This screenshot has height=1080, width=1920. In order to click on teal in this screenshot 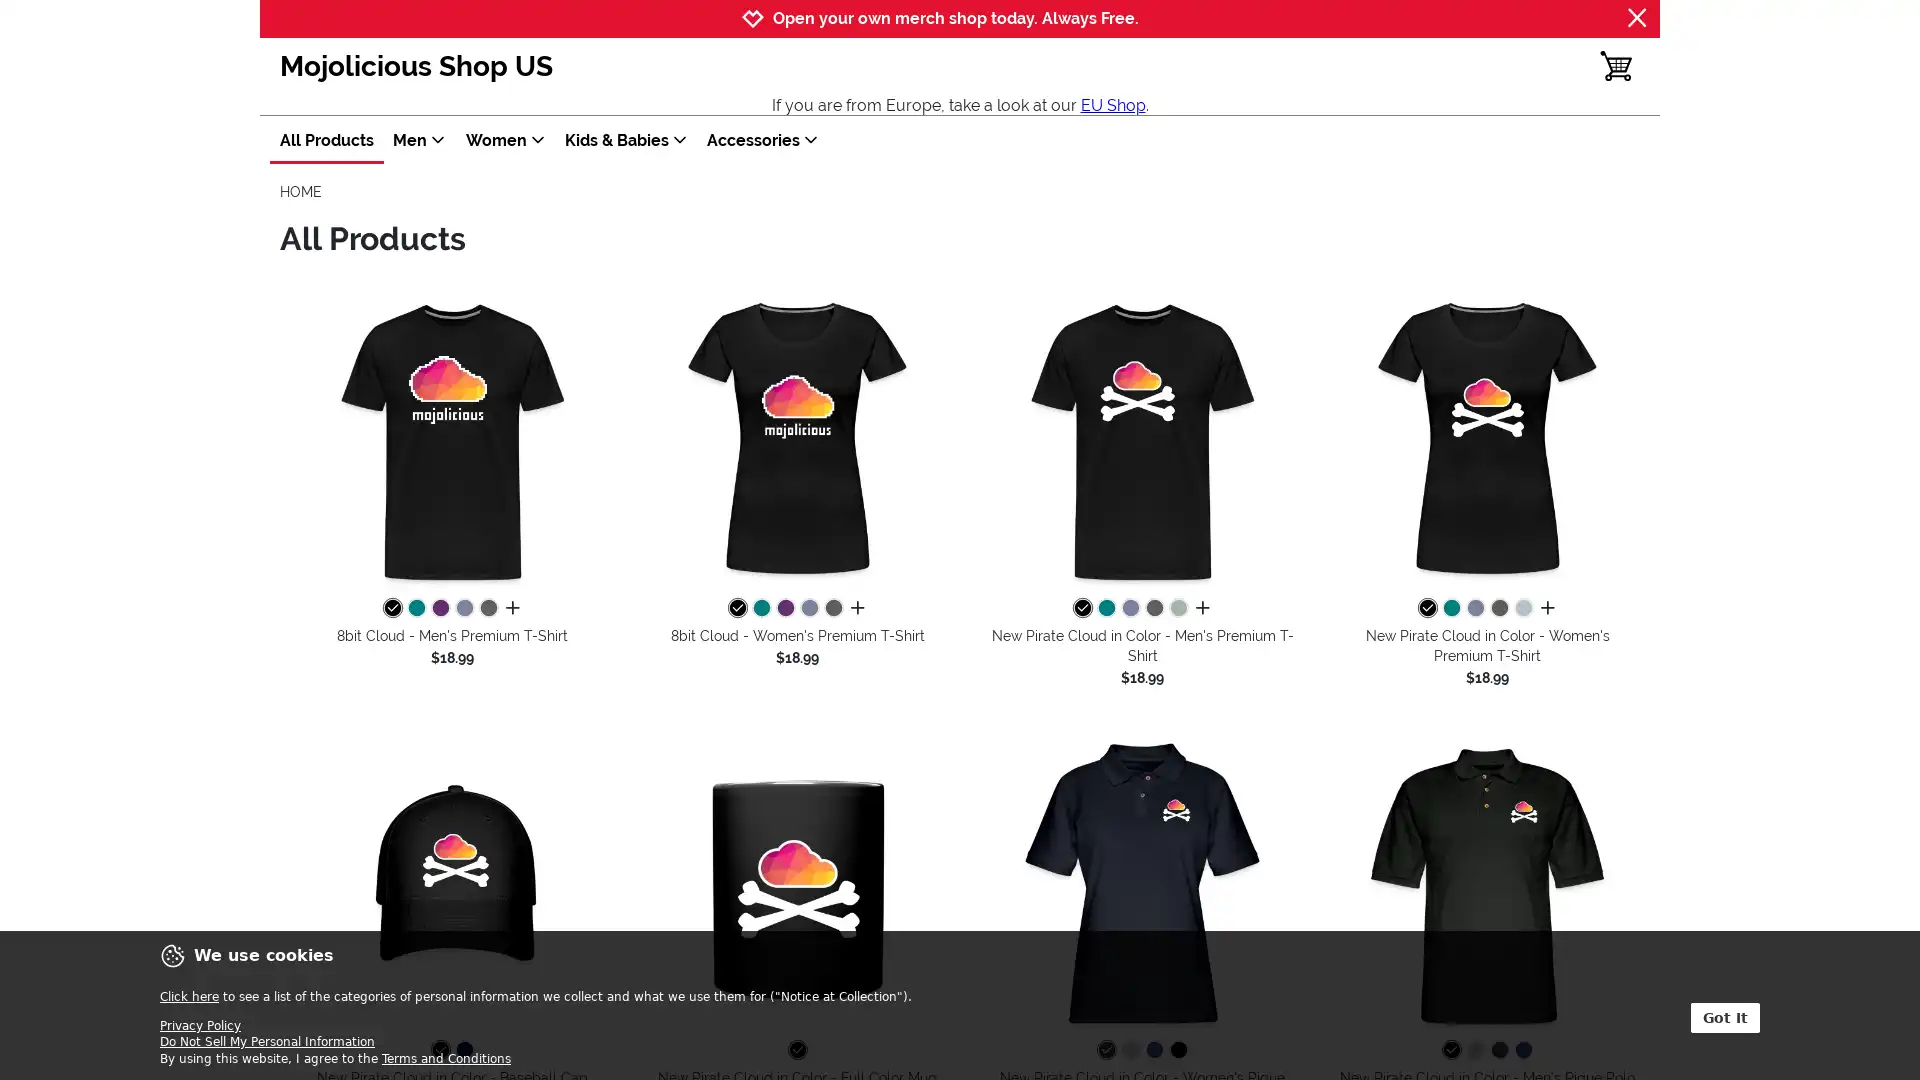, I will do `click(415, 608)`.